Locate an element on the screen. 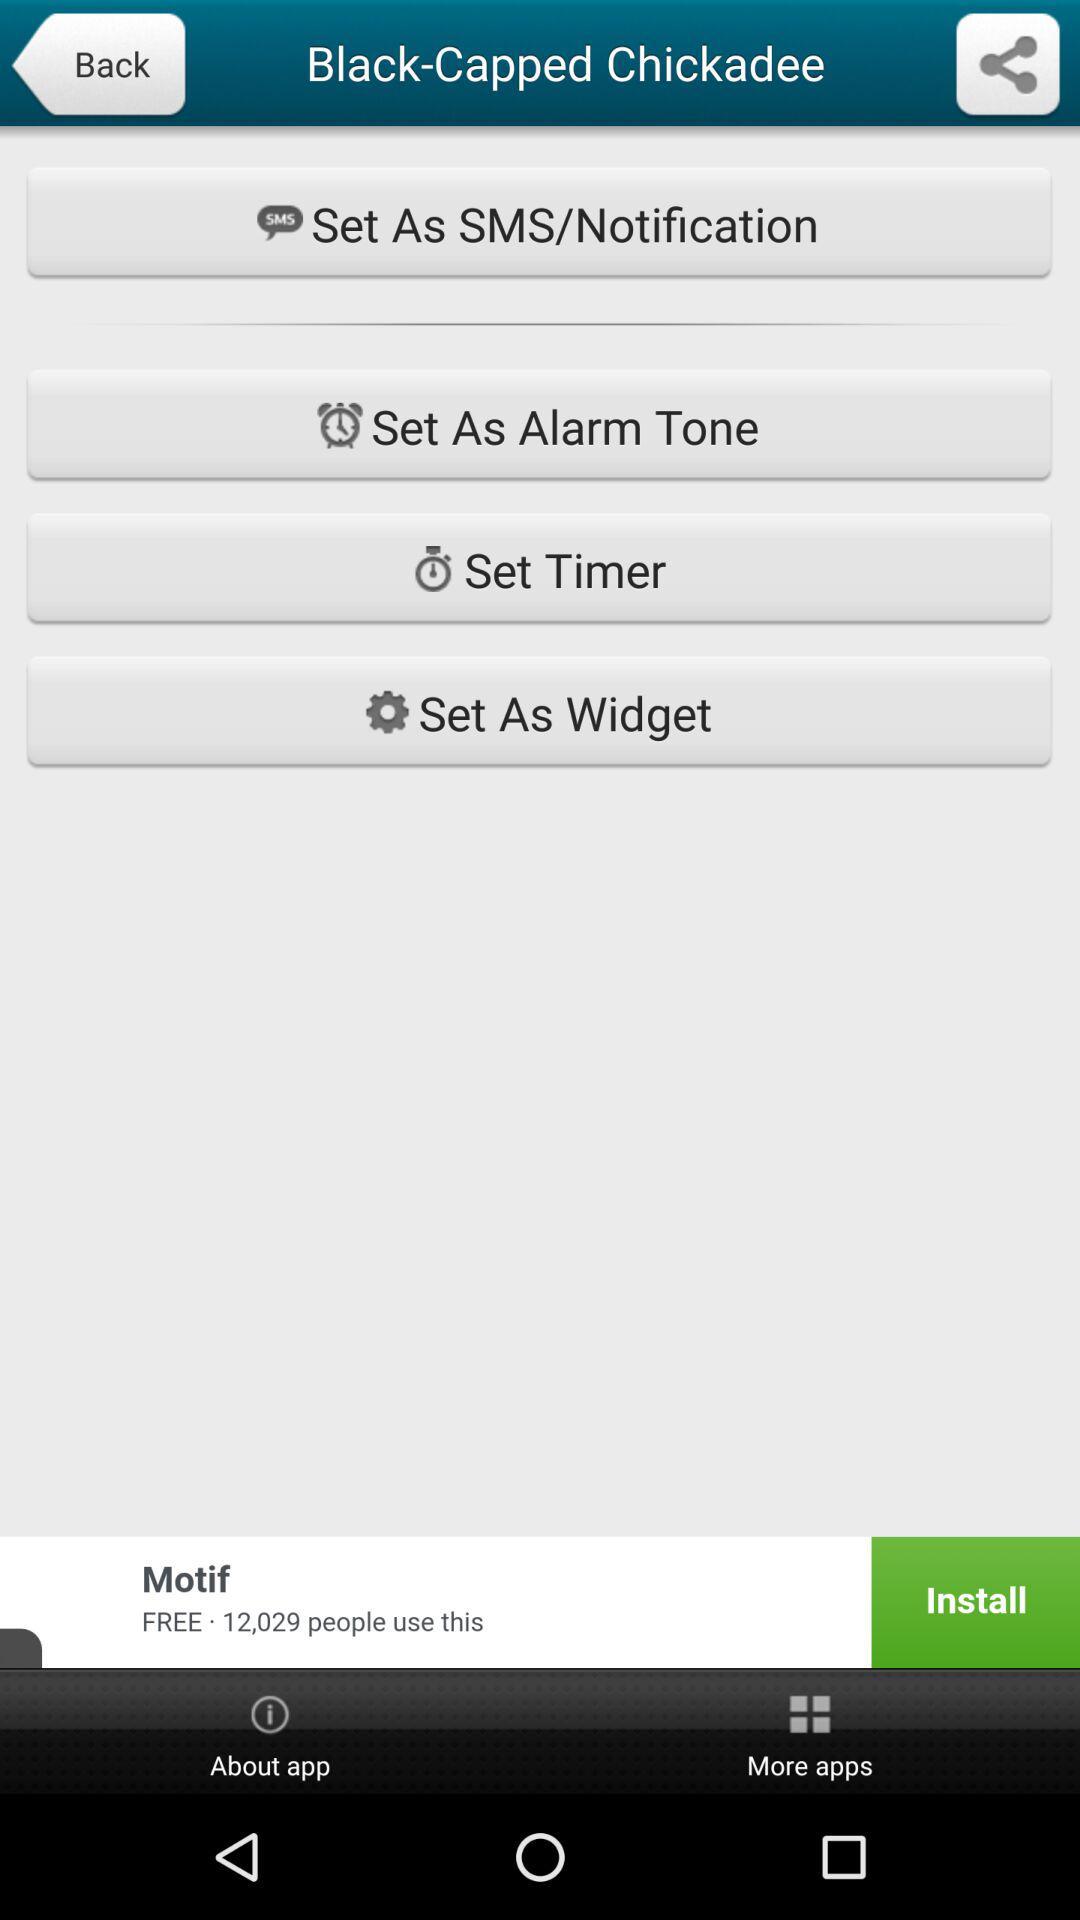 The width and height of the screenshot is (1080, 1920). the icon at the top right corner is located at coordinates (1007, 66).